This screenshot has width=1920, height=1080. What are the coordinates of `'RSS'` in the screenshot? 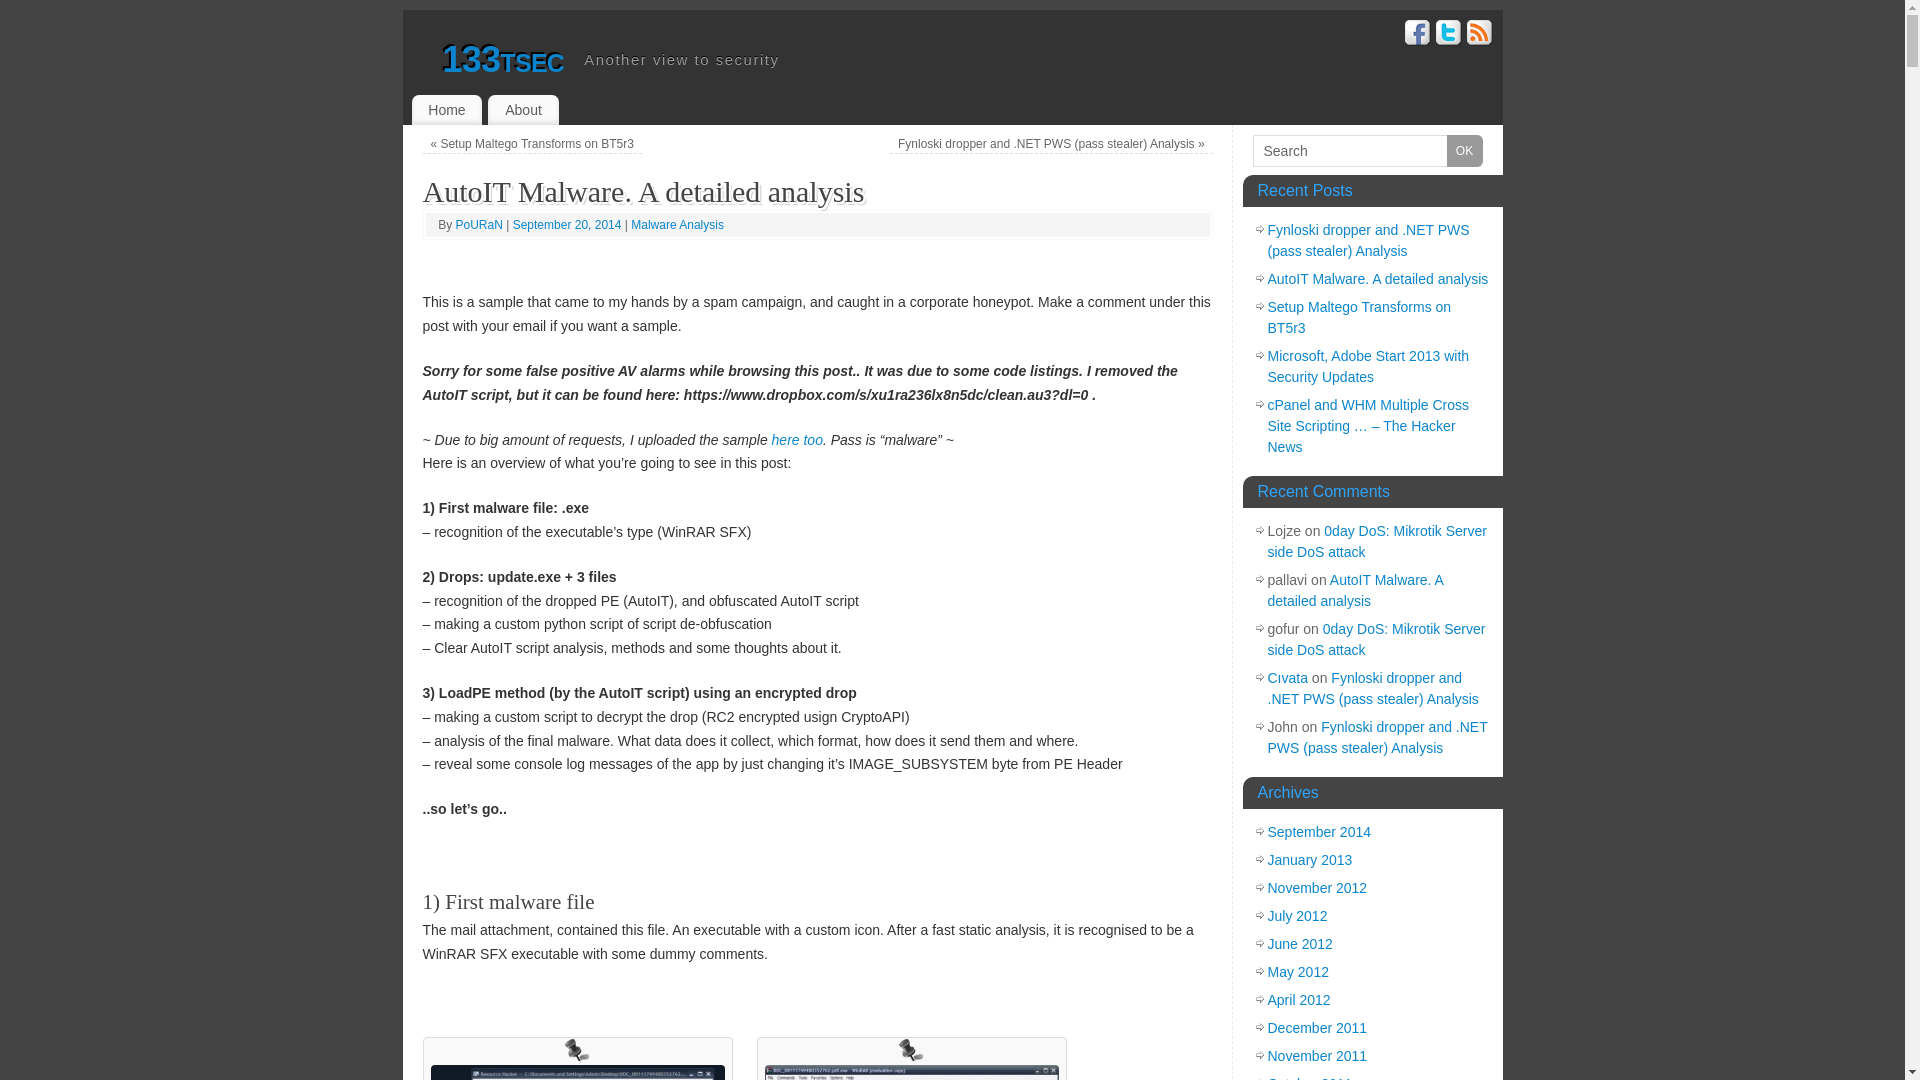 It's located at (1478, 35).